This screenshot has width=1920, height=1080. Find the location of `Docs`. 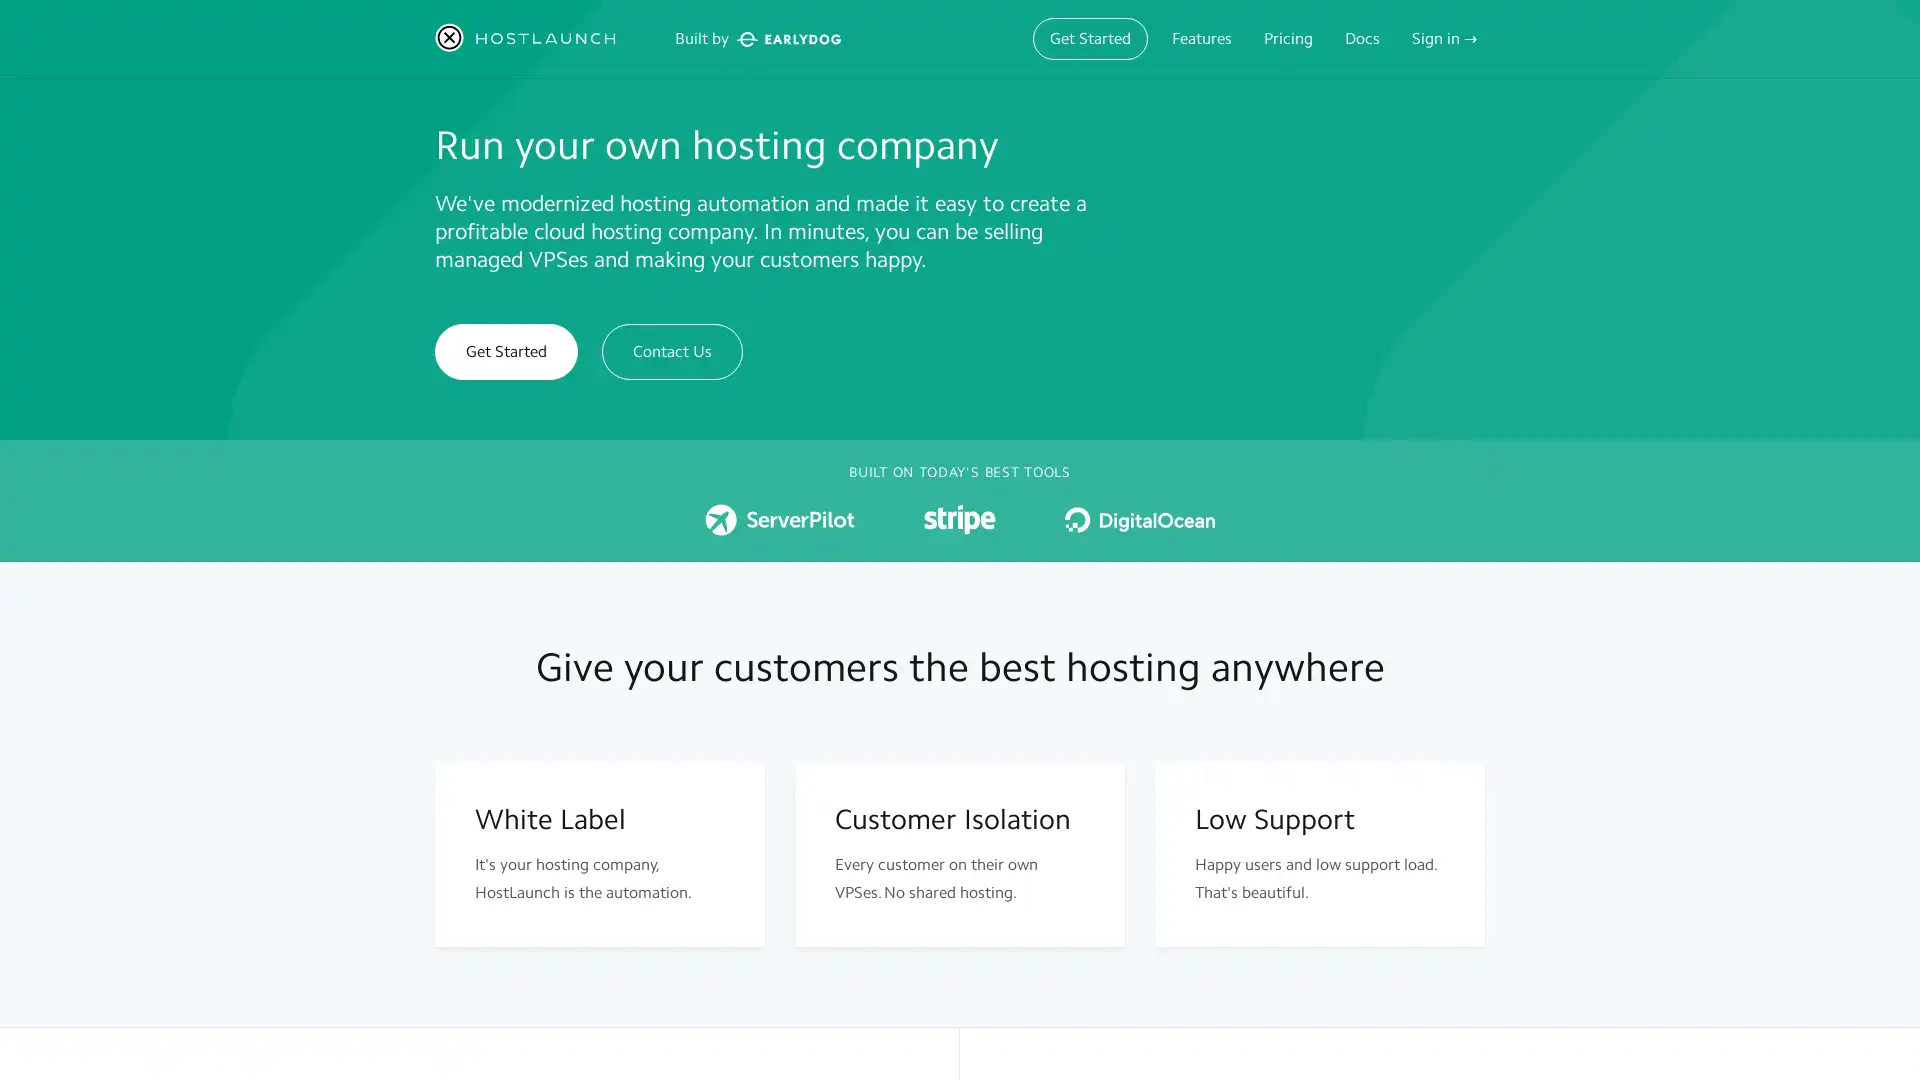

Docs is located at coordinates (1361, 38).